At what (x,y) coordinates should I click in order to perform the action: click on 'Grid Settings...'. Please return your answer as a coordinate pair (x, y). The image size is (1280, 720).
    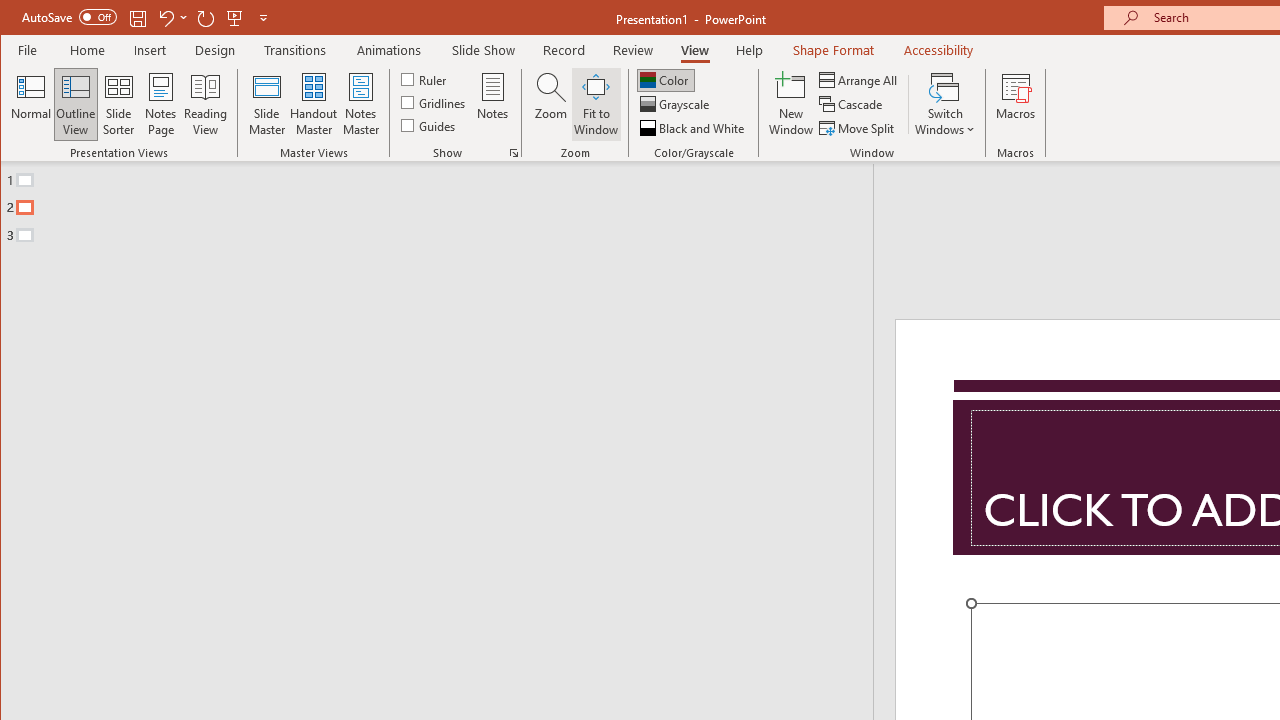
    Looking at the image, I should click on (513, 152).